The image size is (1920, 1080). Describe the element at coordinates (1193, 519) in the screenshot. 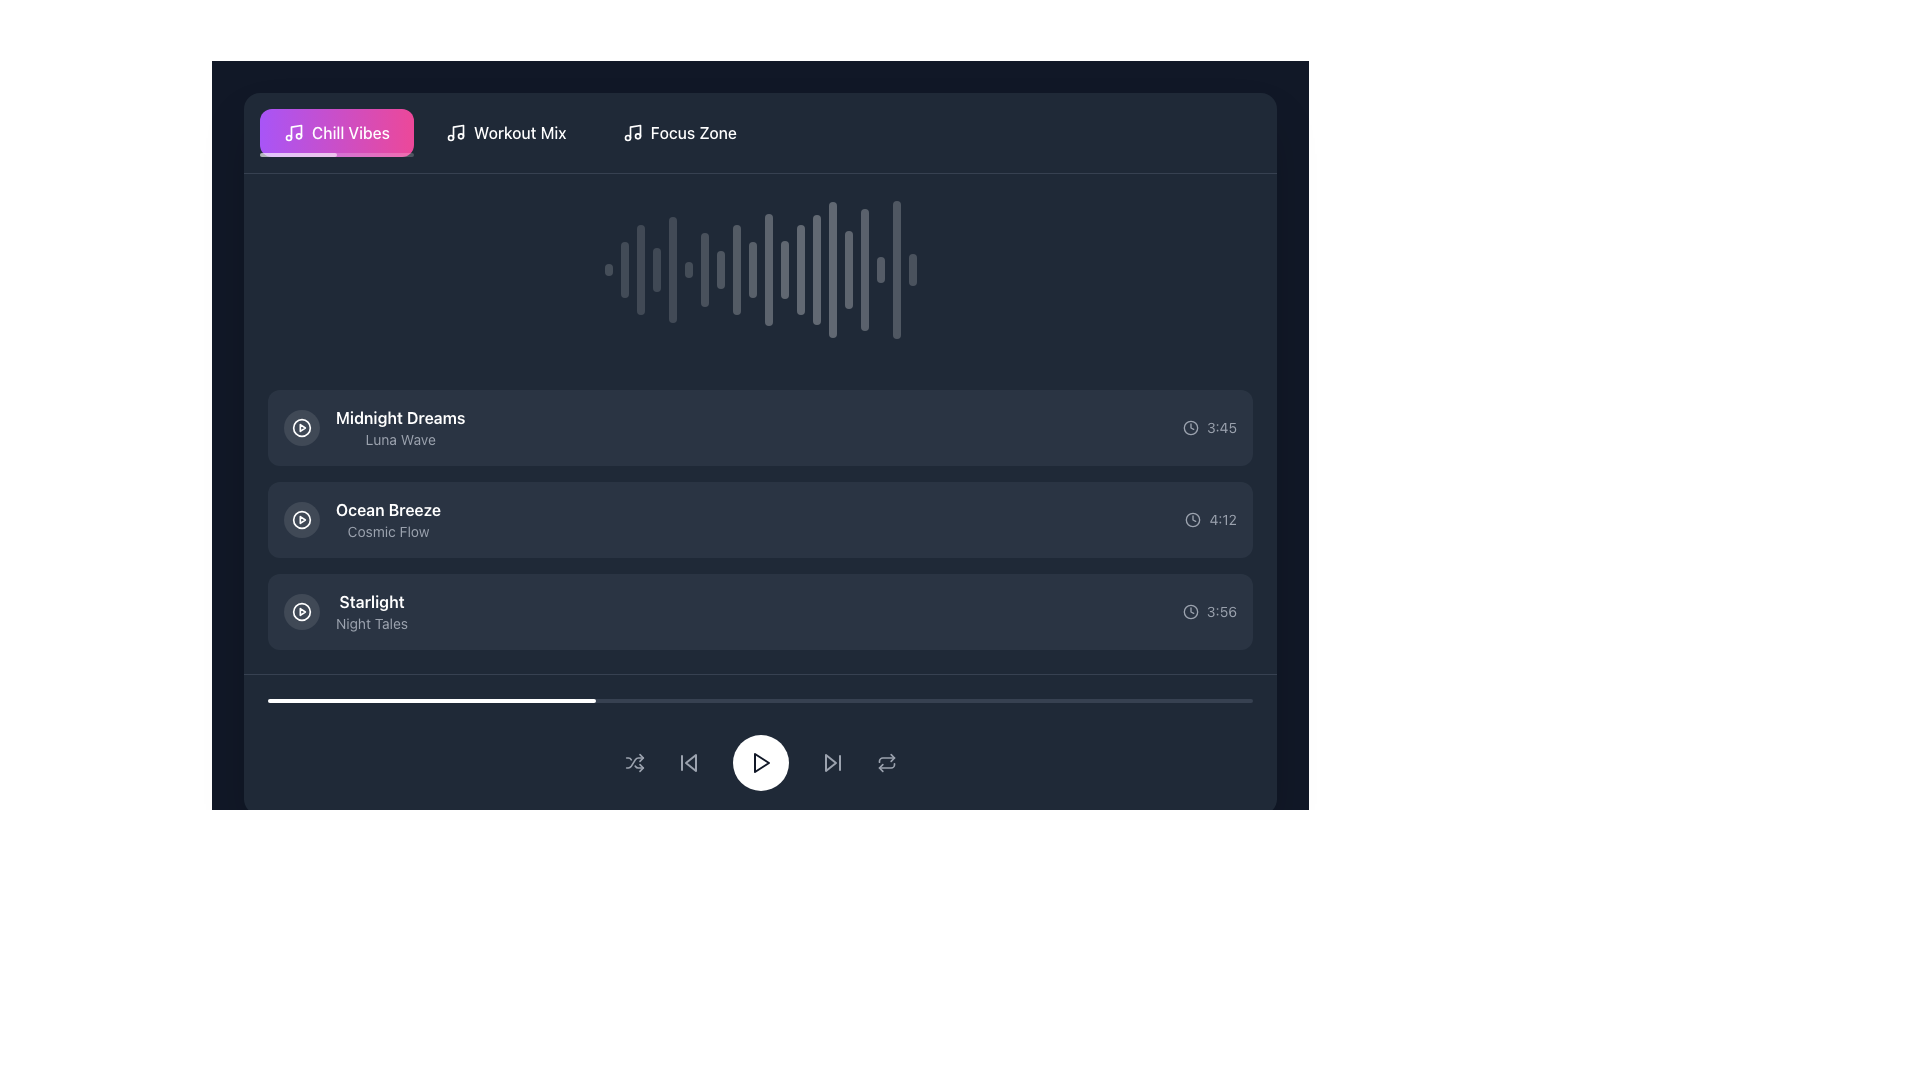

I see `the duration indicator for the track 'Ocean Breeze' located at the rightmost edge of the second row in the playlist` at that location.